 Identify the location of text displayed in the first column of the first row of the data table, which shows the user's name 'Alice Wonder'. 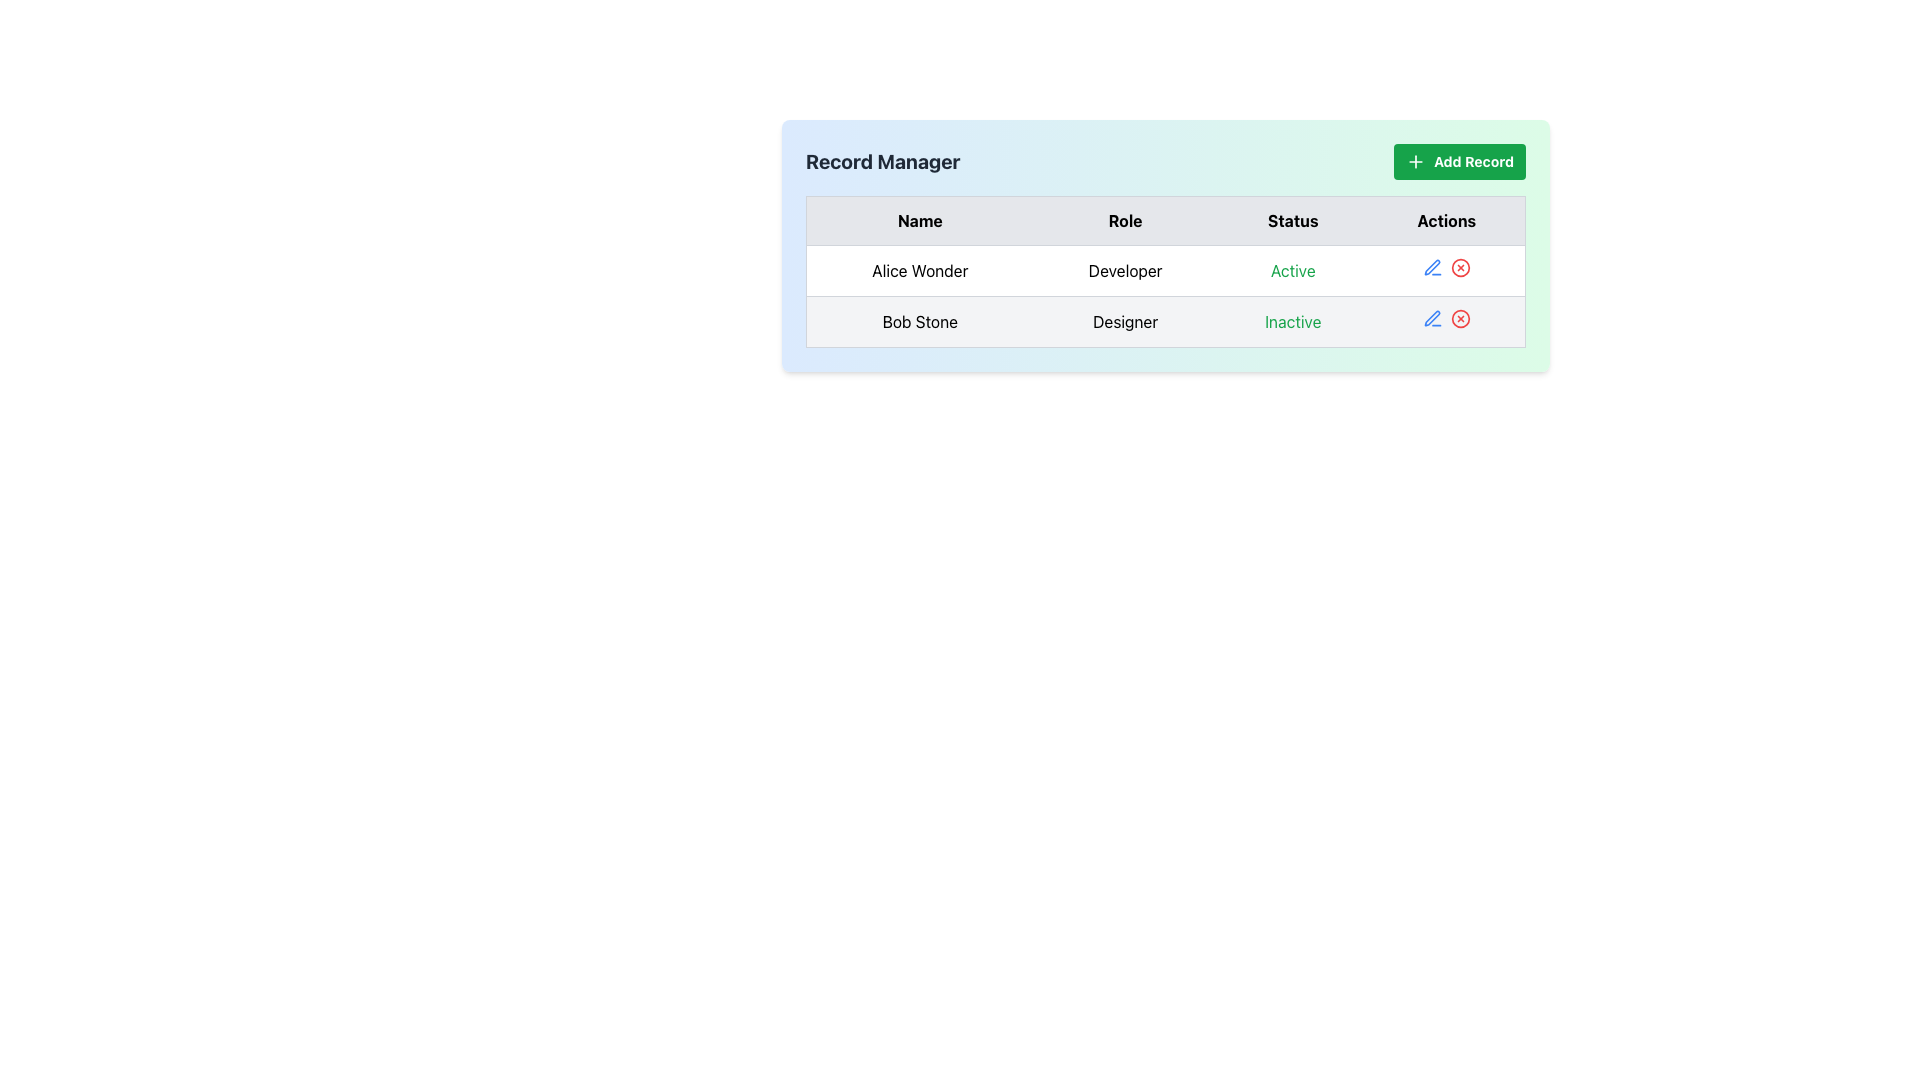
(919, 270).